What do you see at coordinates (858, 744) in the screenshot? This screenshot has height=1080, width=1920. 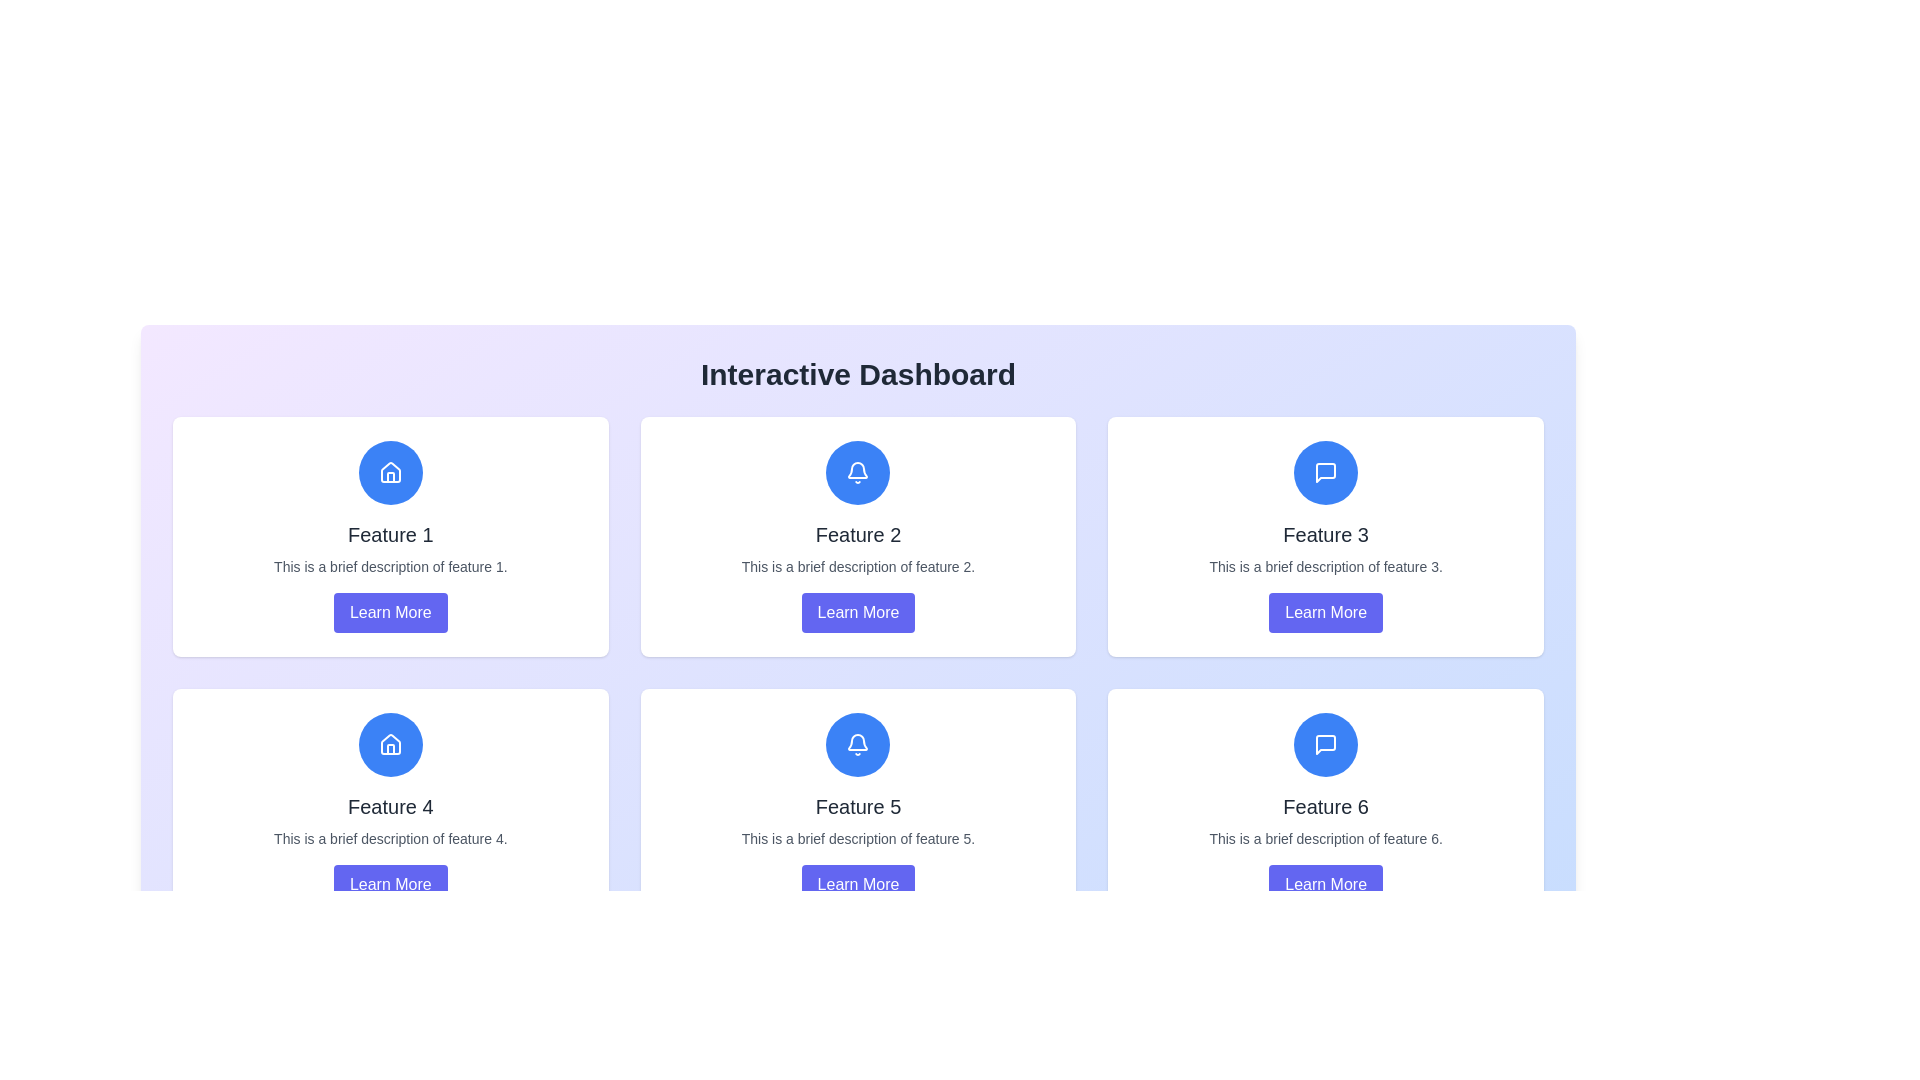 I see `the circular blue icon with a white bell symbol located at the top of the 'Feature 5' card, above the text 'Feature 5'` at bounding box center [858, 744].